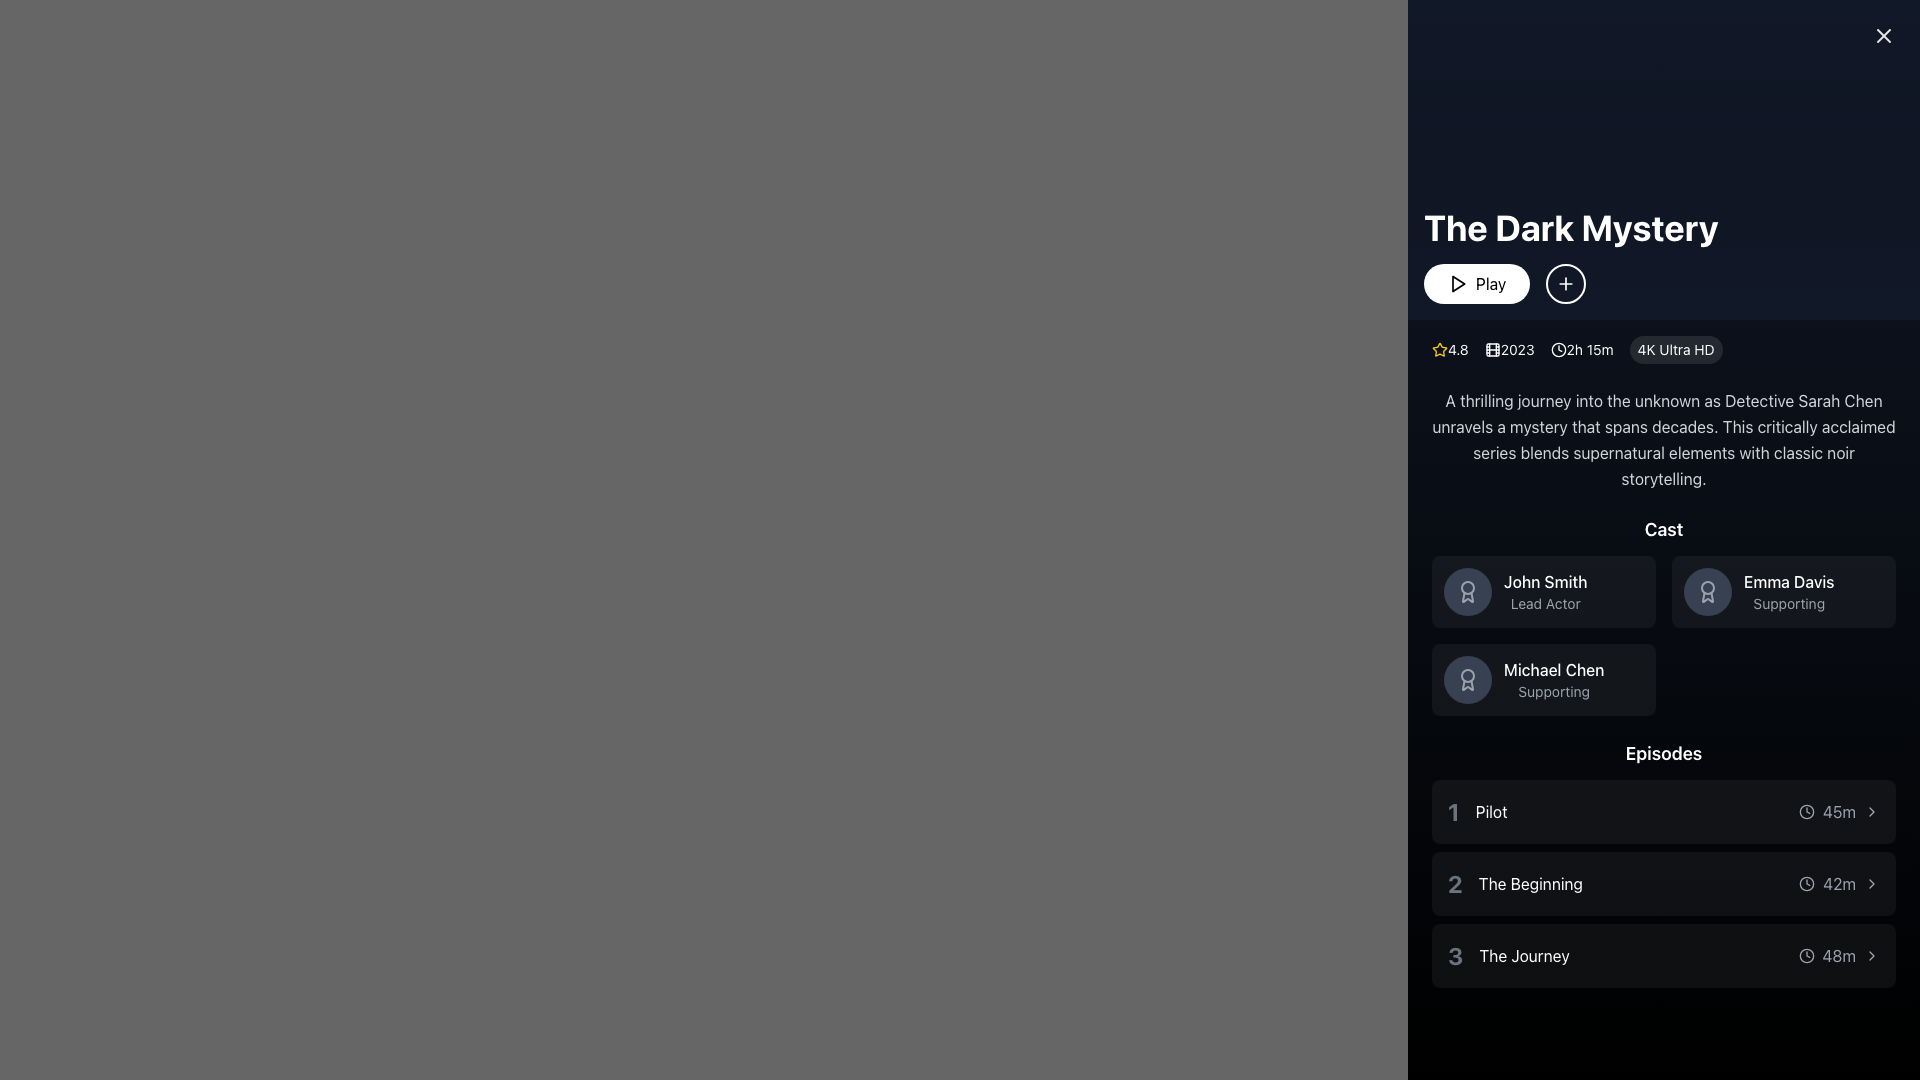 The image size is (1920, 1080). What do you see at coordinates (1565, 284) in the screenshot?
I see `the '+' button located to the right of the Play button and slightly above the title 'The Dark Mystery'` at bounding box center [1565, 284].